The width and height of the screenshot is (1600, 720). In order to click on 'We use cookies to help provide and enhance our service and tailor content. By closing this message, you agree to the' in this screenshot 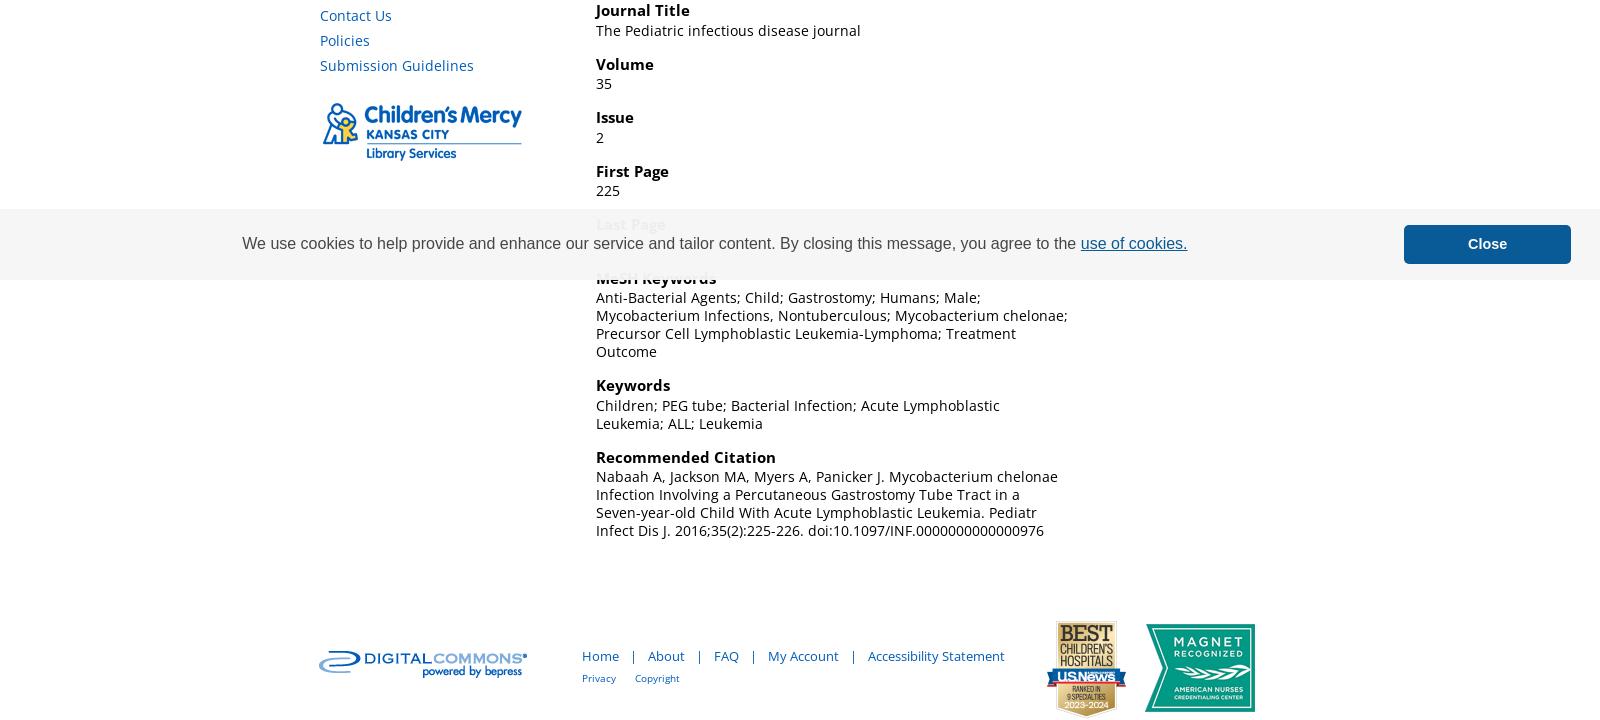, I will do `click(660, 242)`.